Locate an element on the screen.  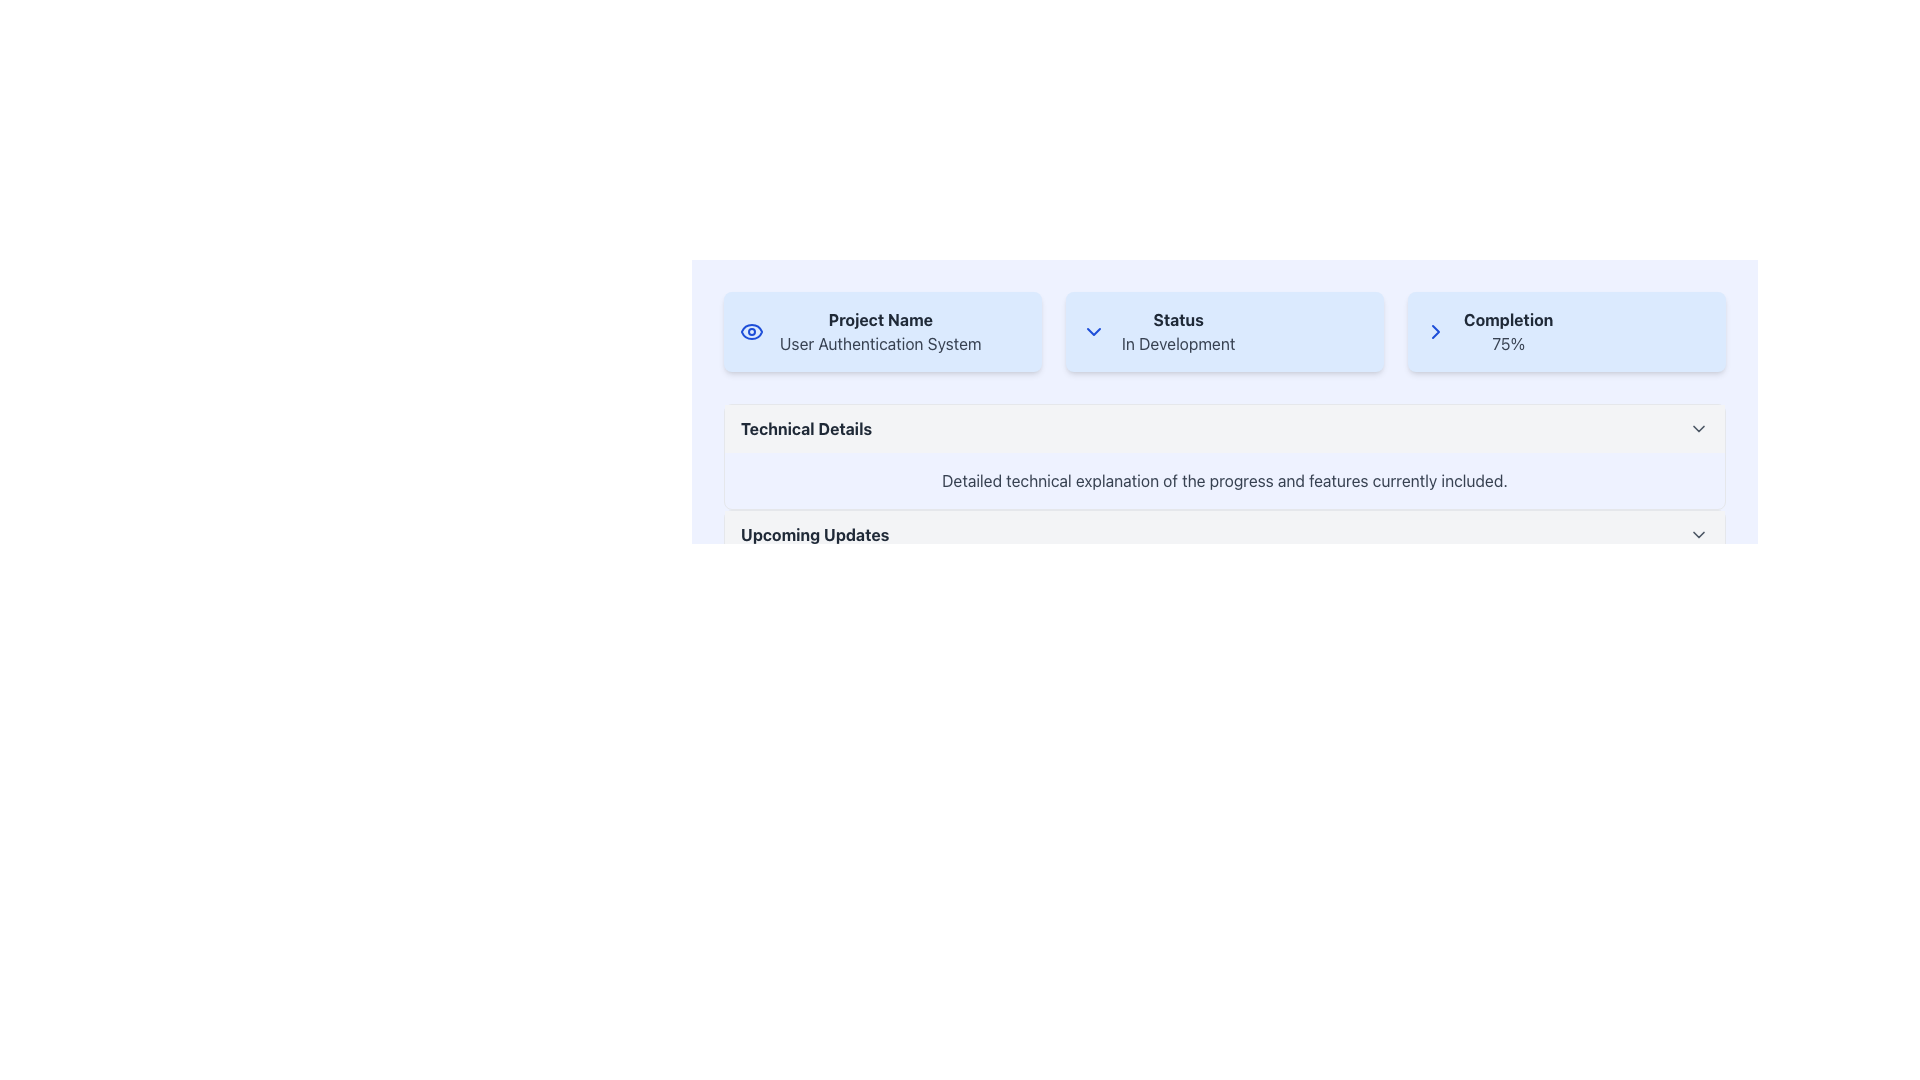
the label displaying 'User Authentication System', which is styled in gray (#gray-700) and positioned directly below 'Project Name' within a light blue rectangular box is located at coordinates (880, 342).